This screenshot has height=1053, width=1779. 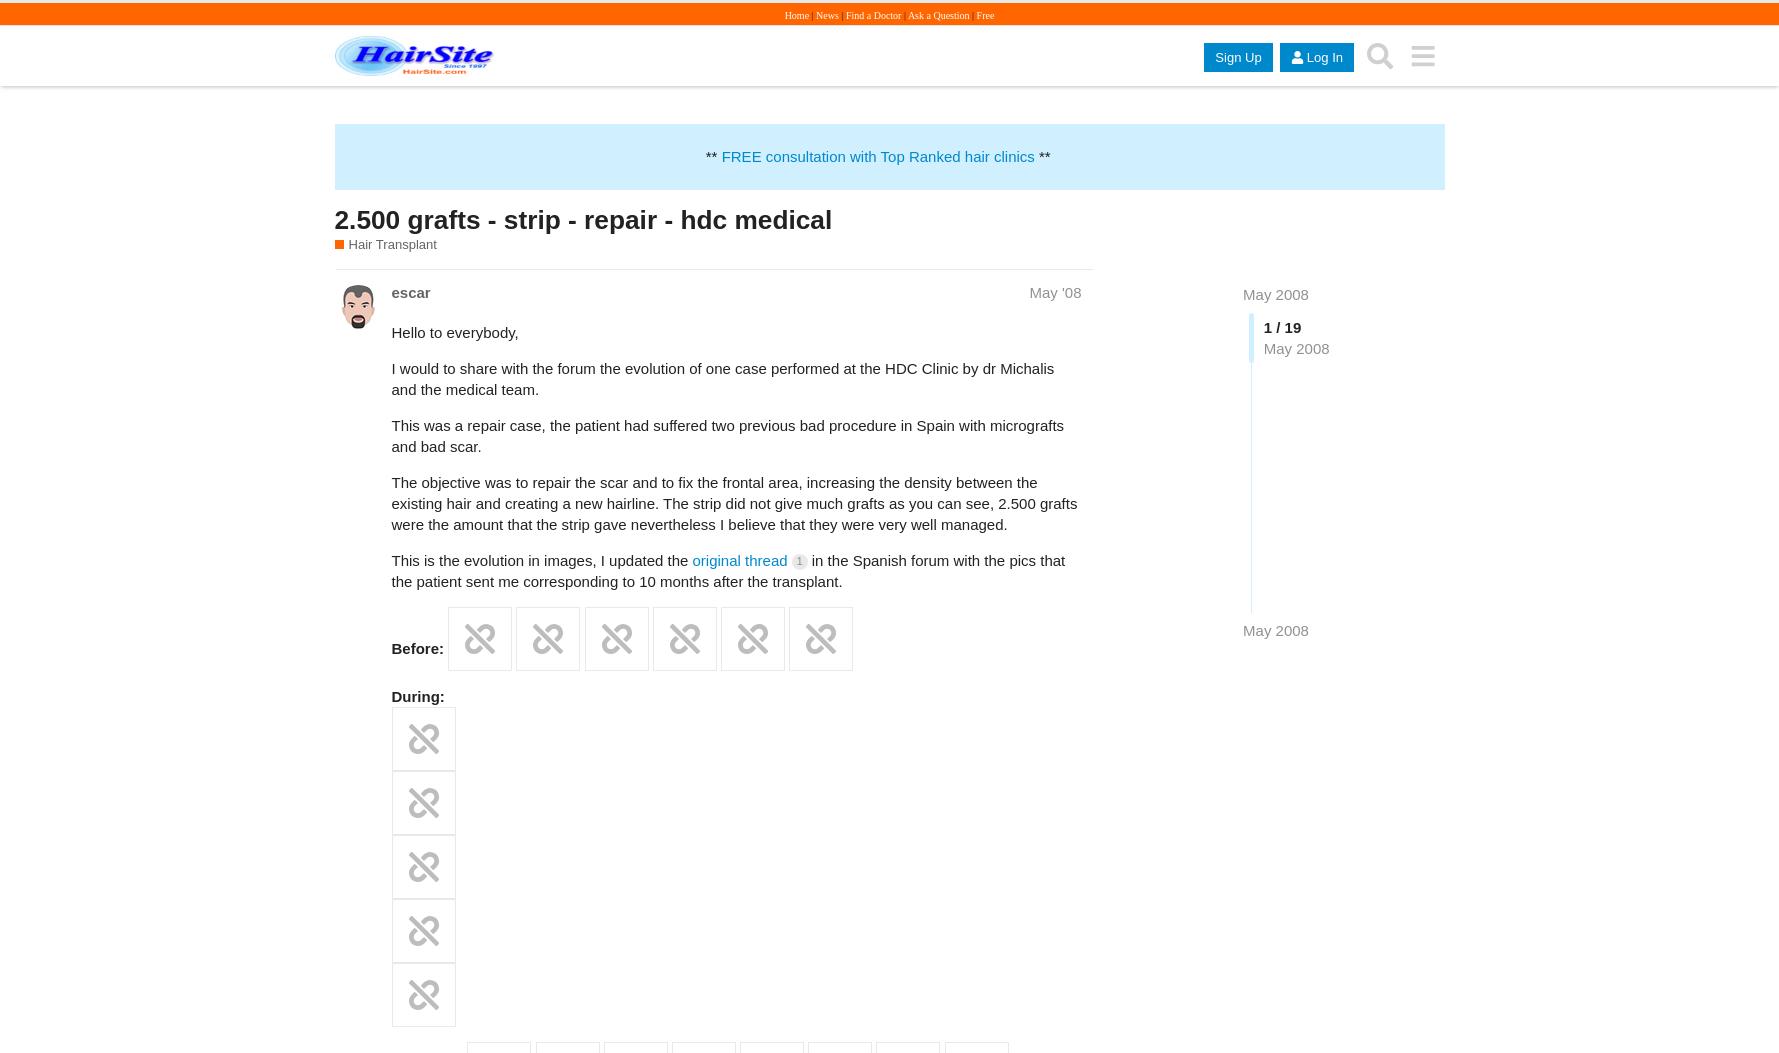 I want to click on 'Ask a Question', so click(x=905, y=15).